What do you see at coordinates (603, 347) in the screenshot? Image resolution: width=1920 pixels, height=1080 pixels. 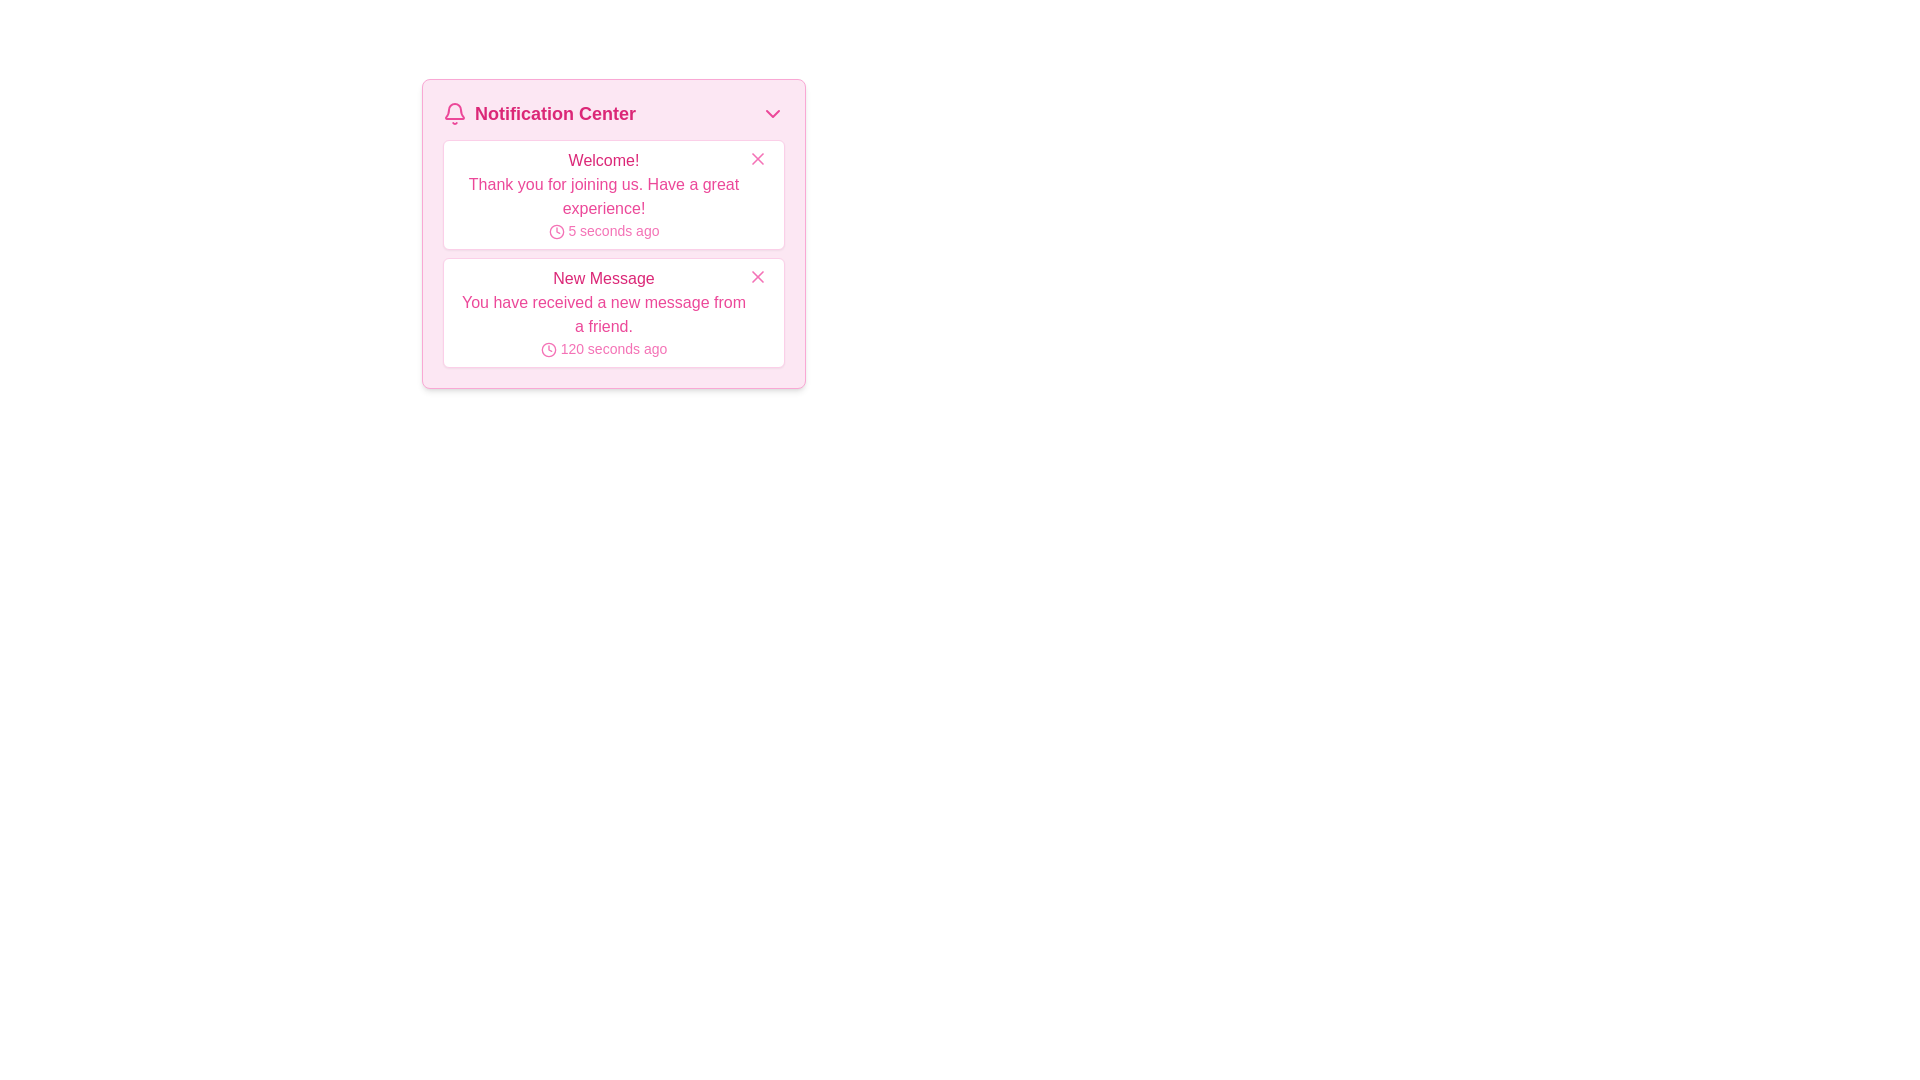 I see `the Timestamp element displaying '120 seconds ago' with a clock icon in the Notification Center` at bounding box center [603, 347].